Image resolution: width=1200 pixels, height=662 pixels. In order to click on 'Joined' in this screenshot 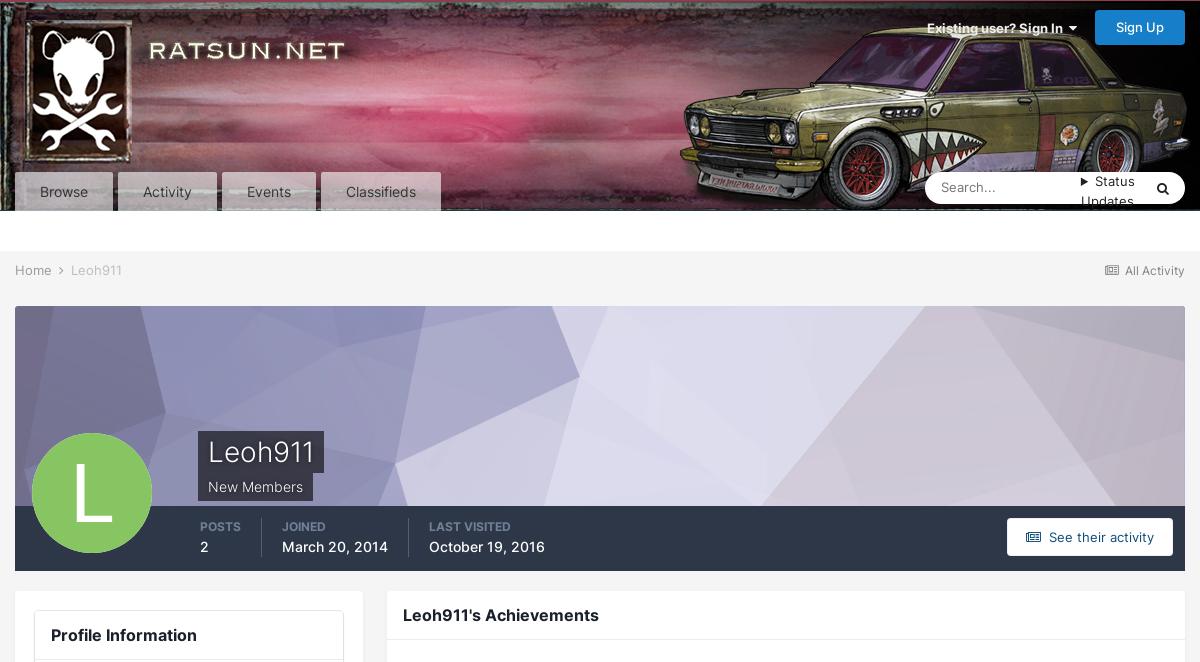, I will do `click(303, 524)`.